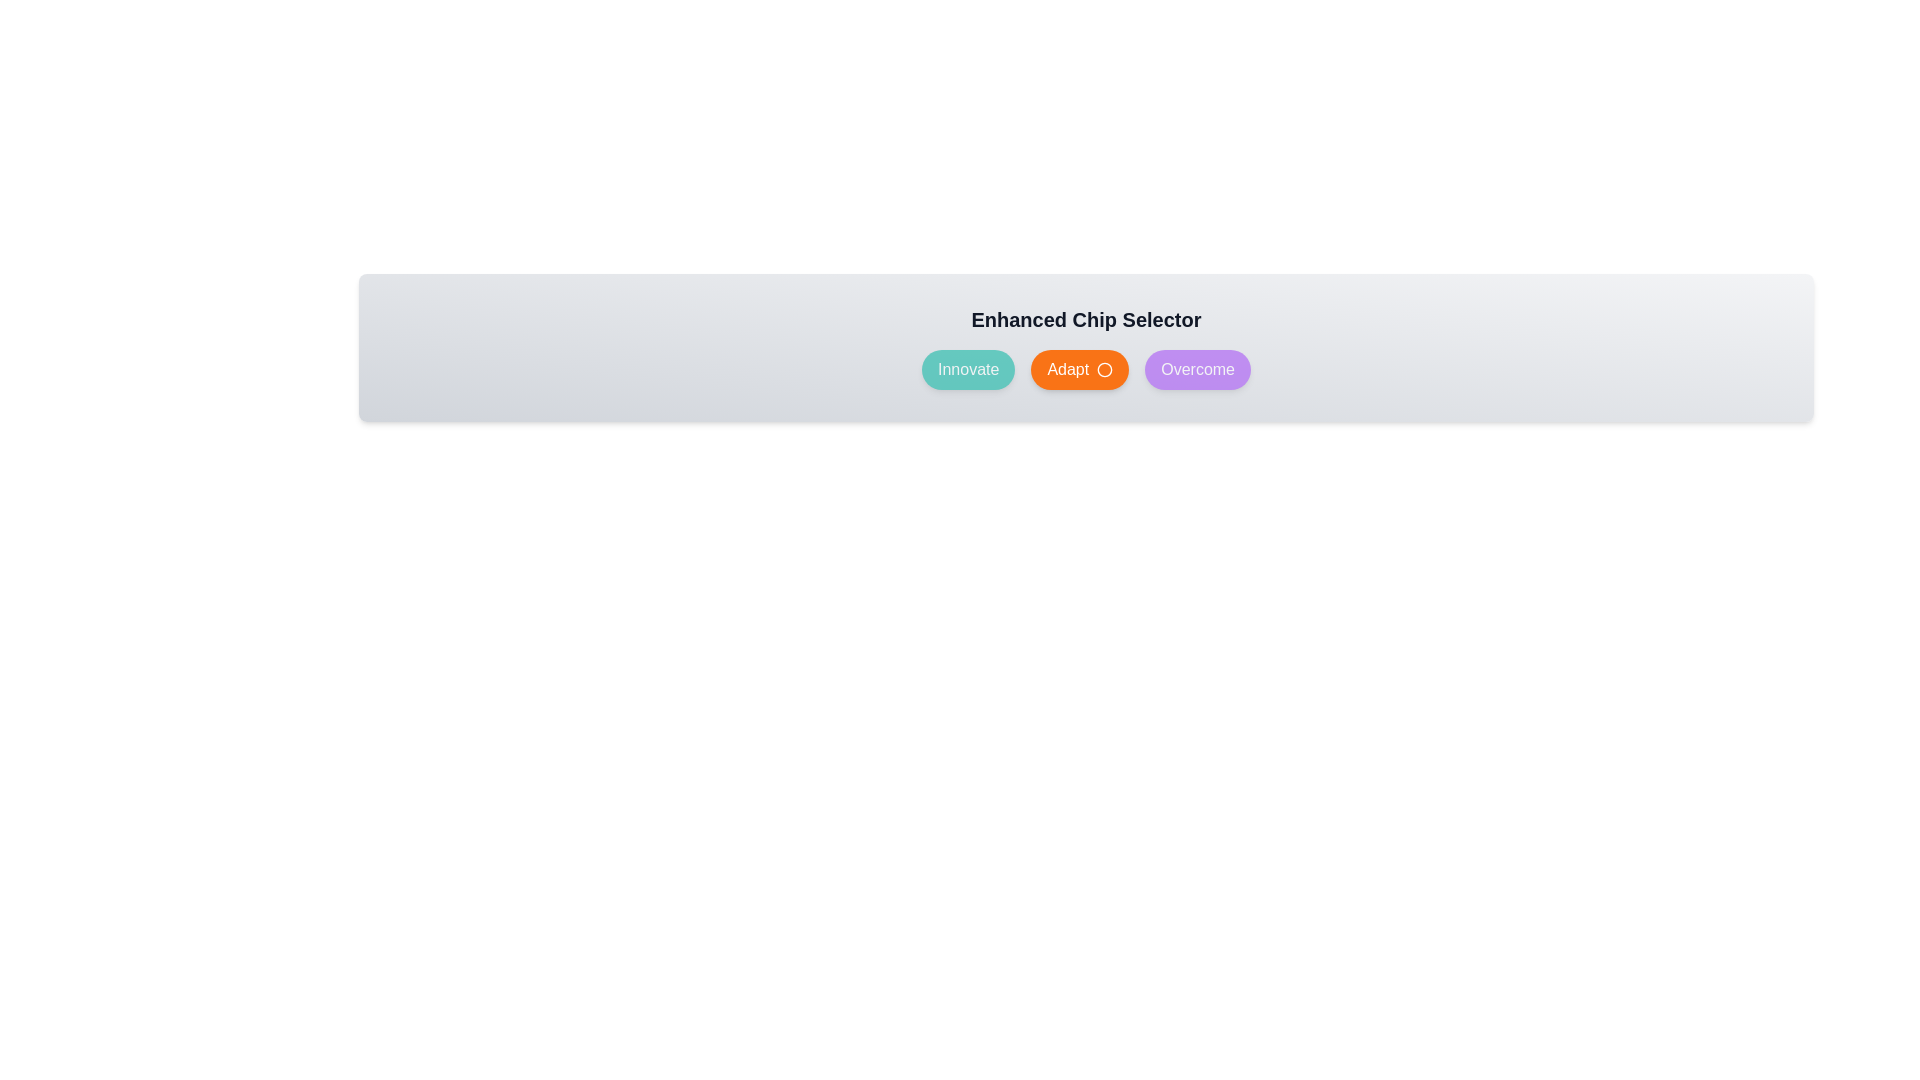 The width and height of the screenshot is (1920, 1080). Describe the element at coordinates (1079, 370) in the screenshot. I see `the chip labeled Adapt` at that location.